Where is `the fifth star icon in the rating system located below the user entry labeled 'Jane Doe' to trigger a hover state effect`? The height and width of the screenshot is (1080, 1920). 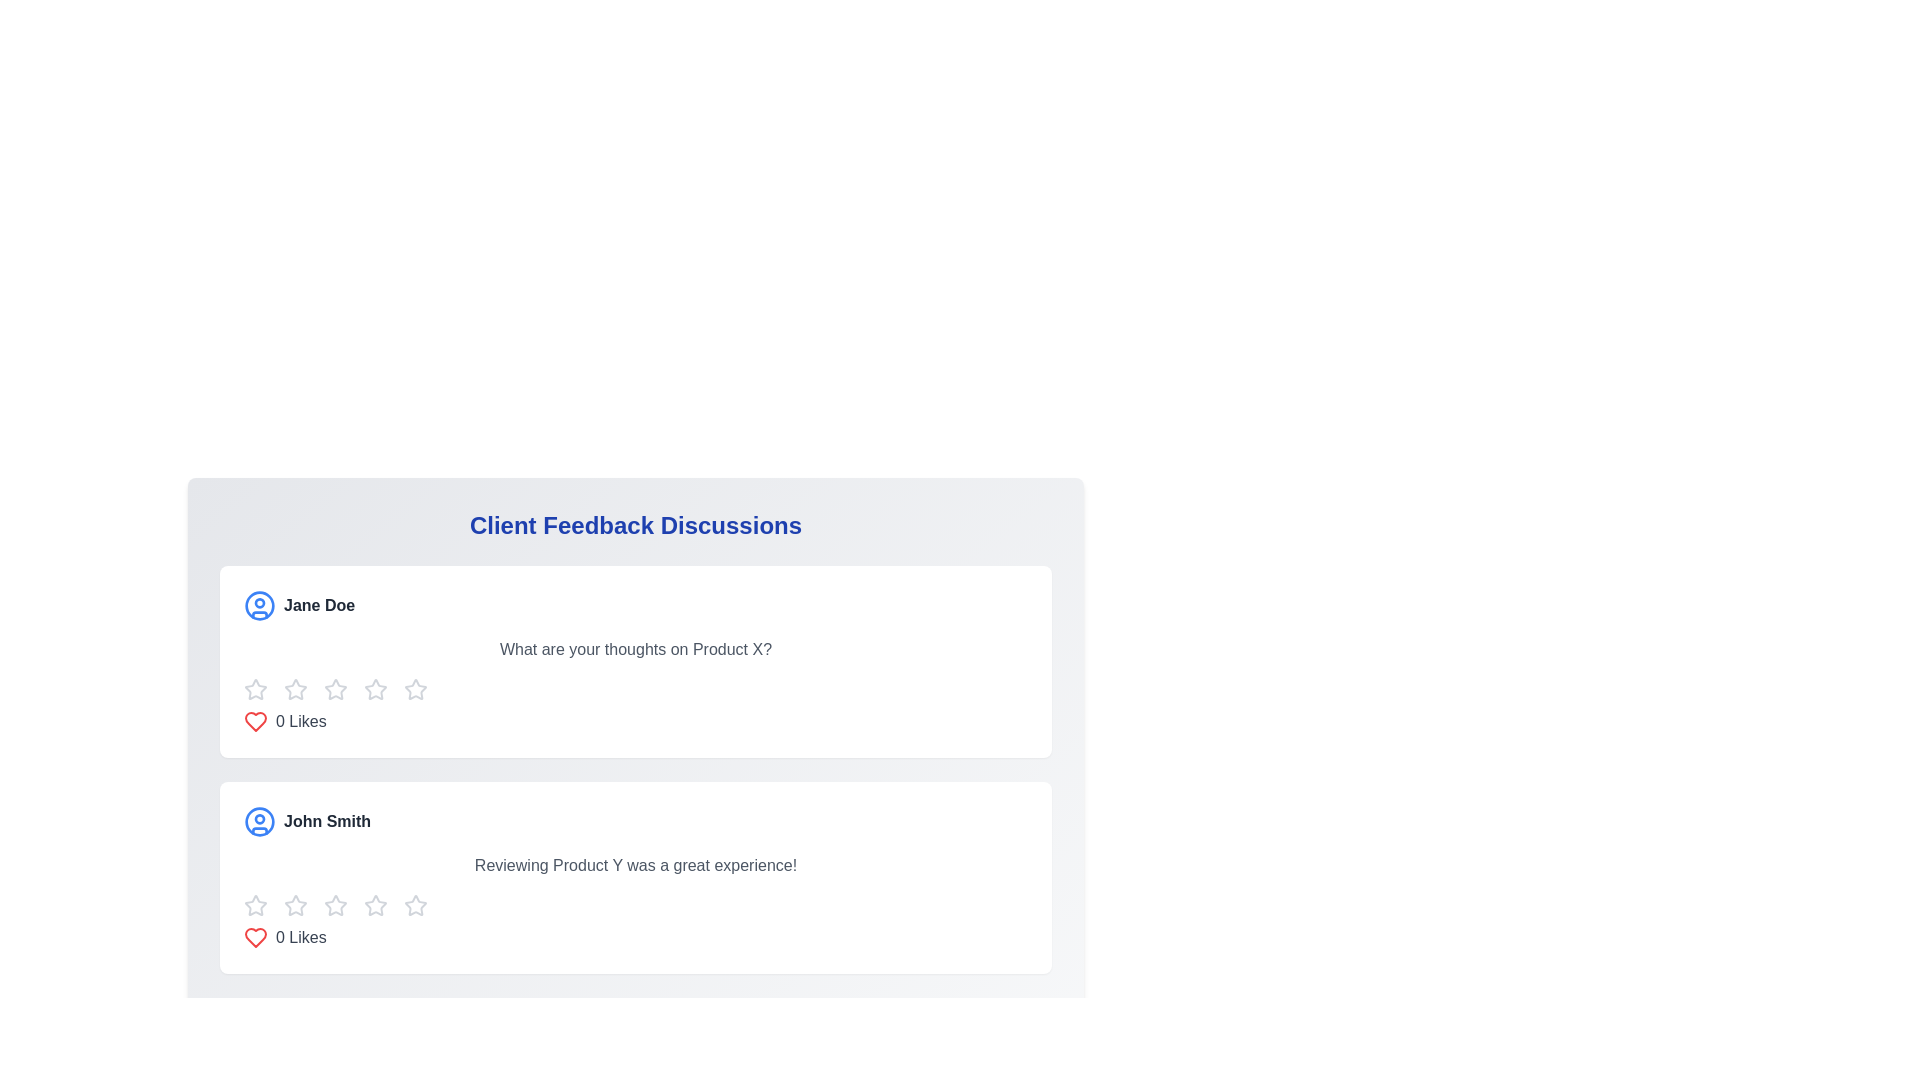 the fifth star icon in the rating system located below the user entry labeled 'Jane Doe' to trigger a hover state effect is located at coordinates (415, 689).